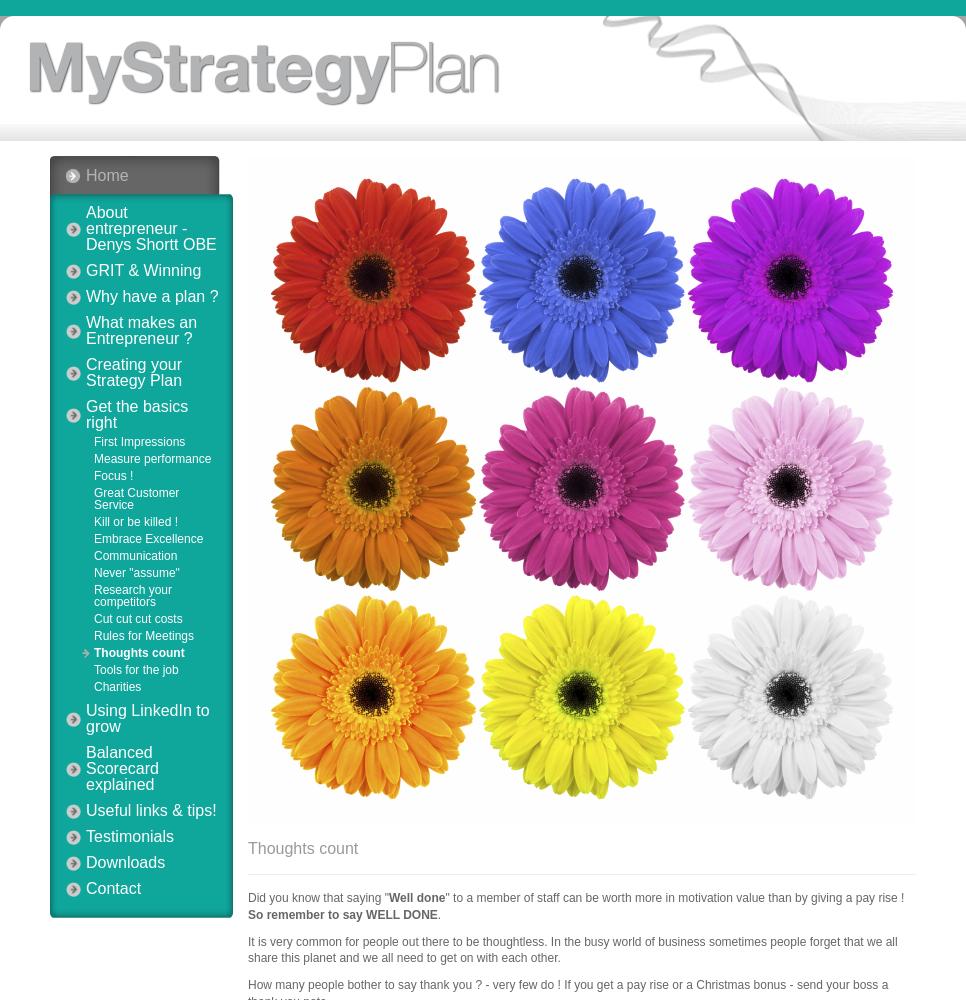 The width and height of the screenshot is (966, 1000). I want to click on 'Useful links & tips!', so click(149, 810).